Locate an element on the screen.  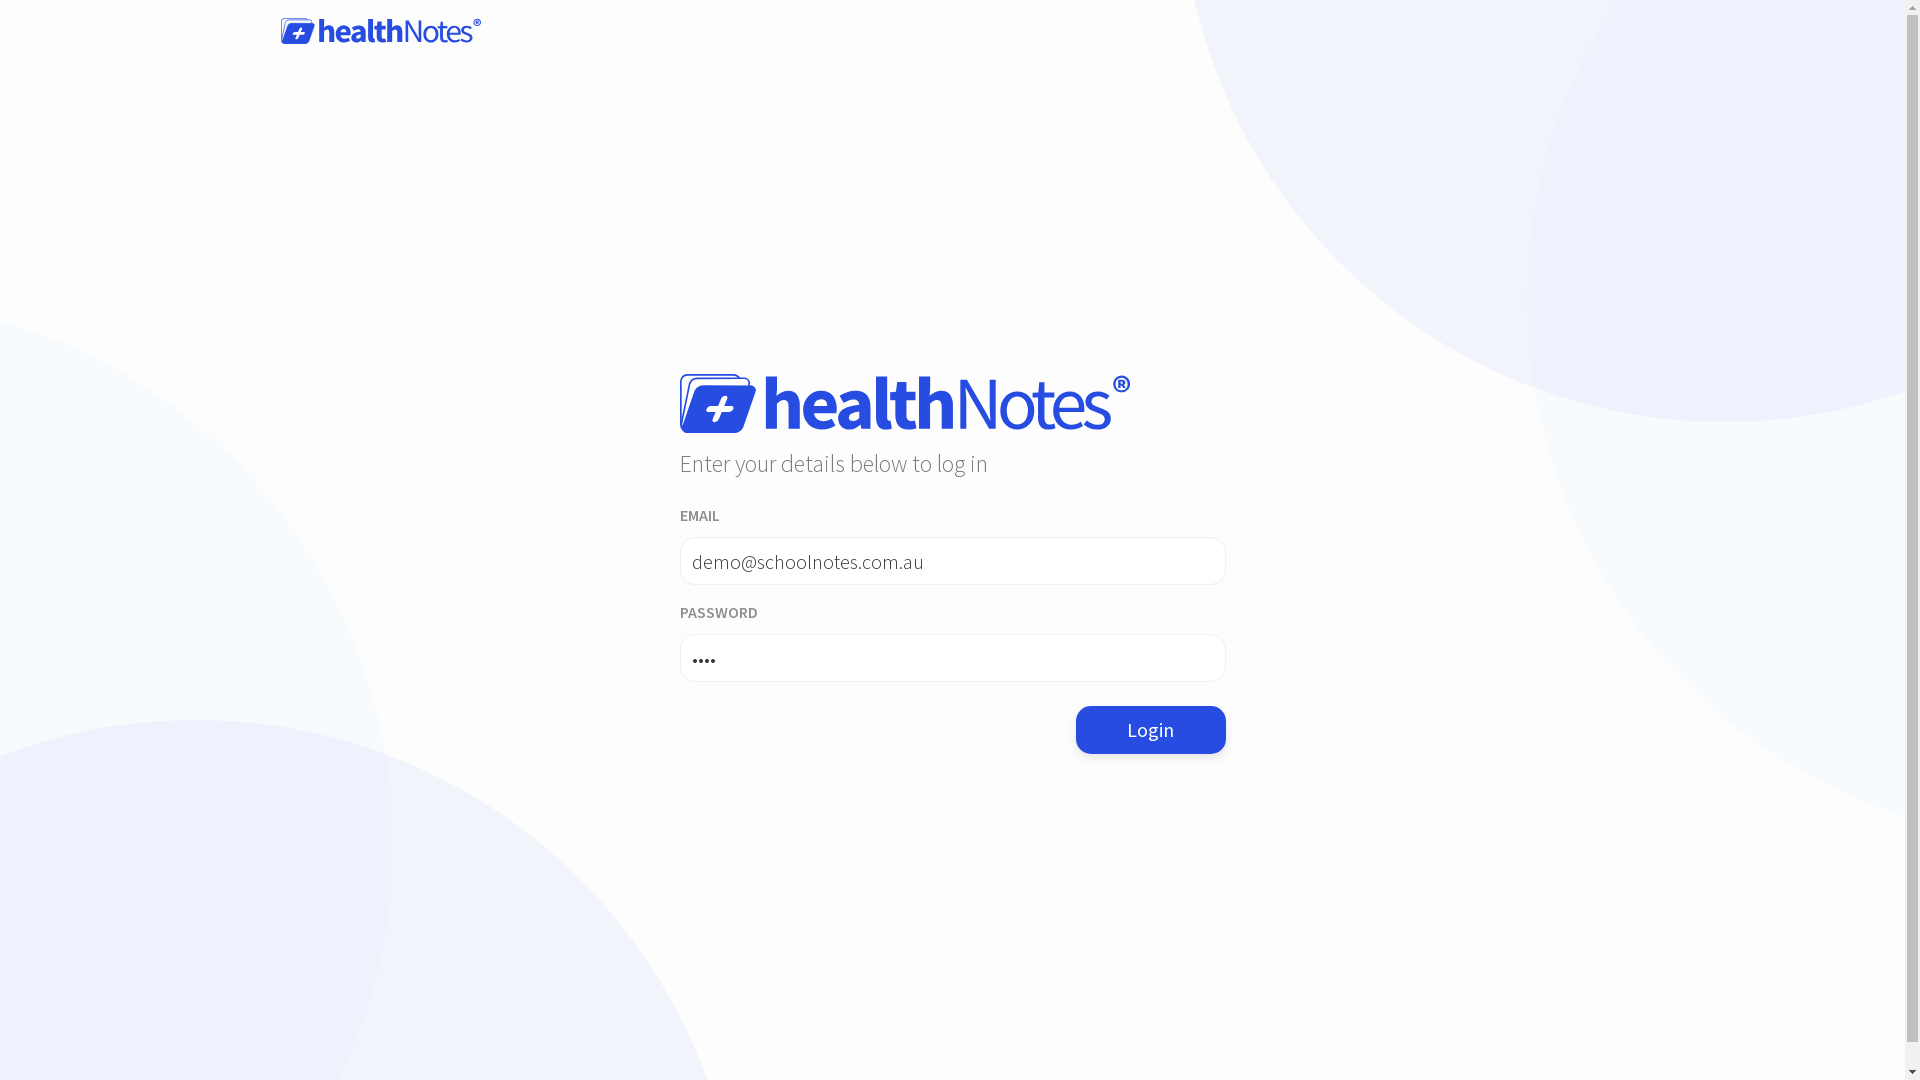
'Login' is located at coordinates (1074, 729).